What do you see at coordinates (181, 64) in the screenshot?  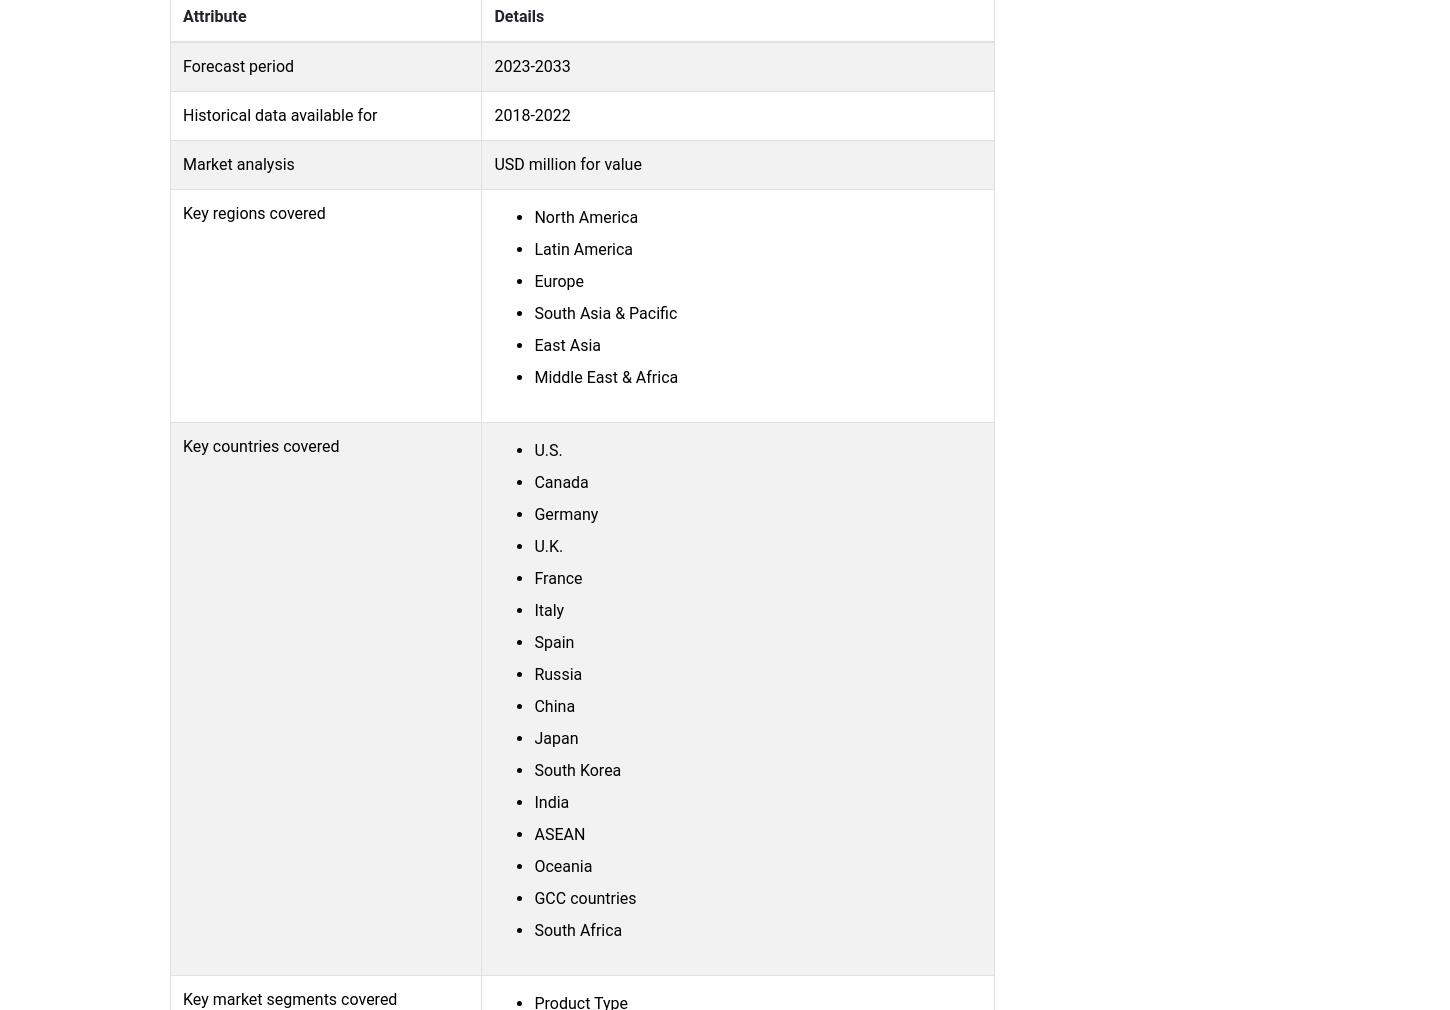 I see `'Forecast period'` at bounding box center [181, 64].